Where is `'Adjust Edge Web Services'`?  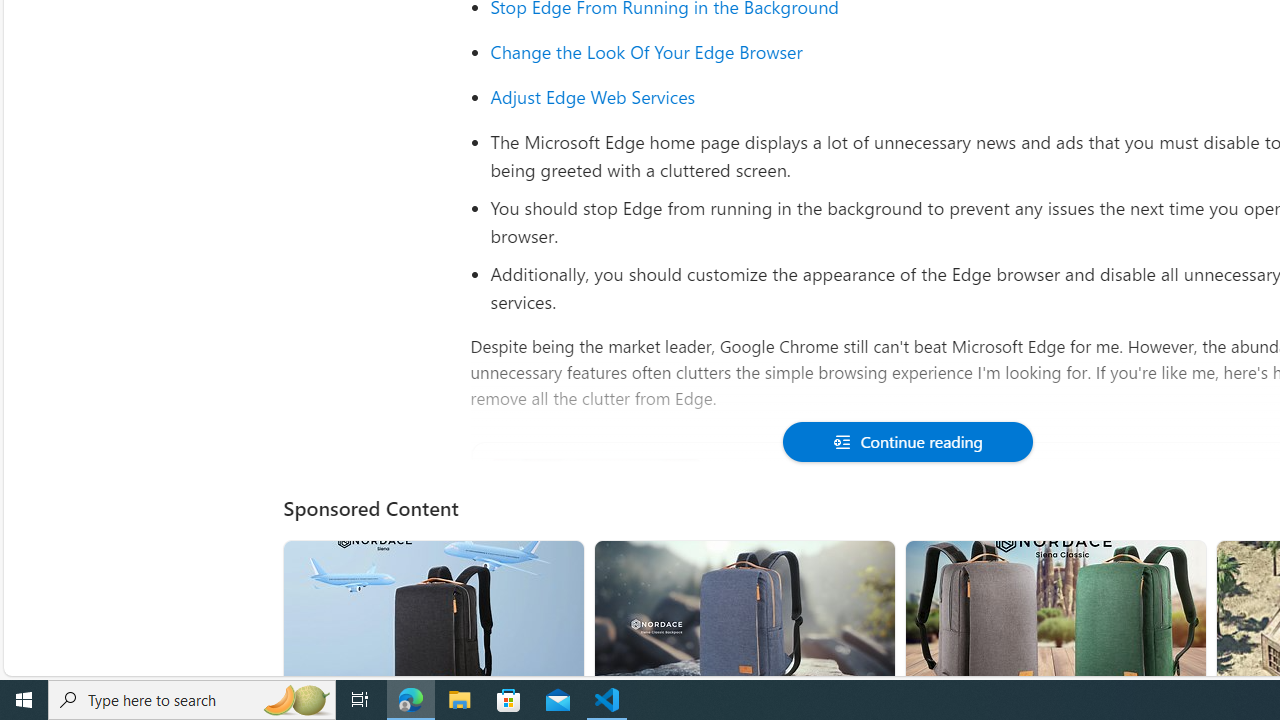
'Adjust Edge Web Services' is located at coordinates (592, 96).